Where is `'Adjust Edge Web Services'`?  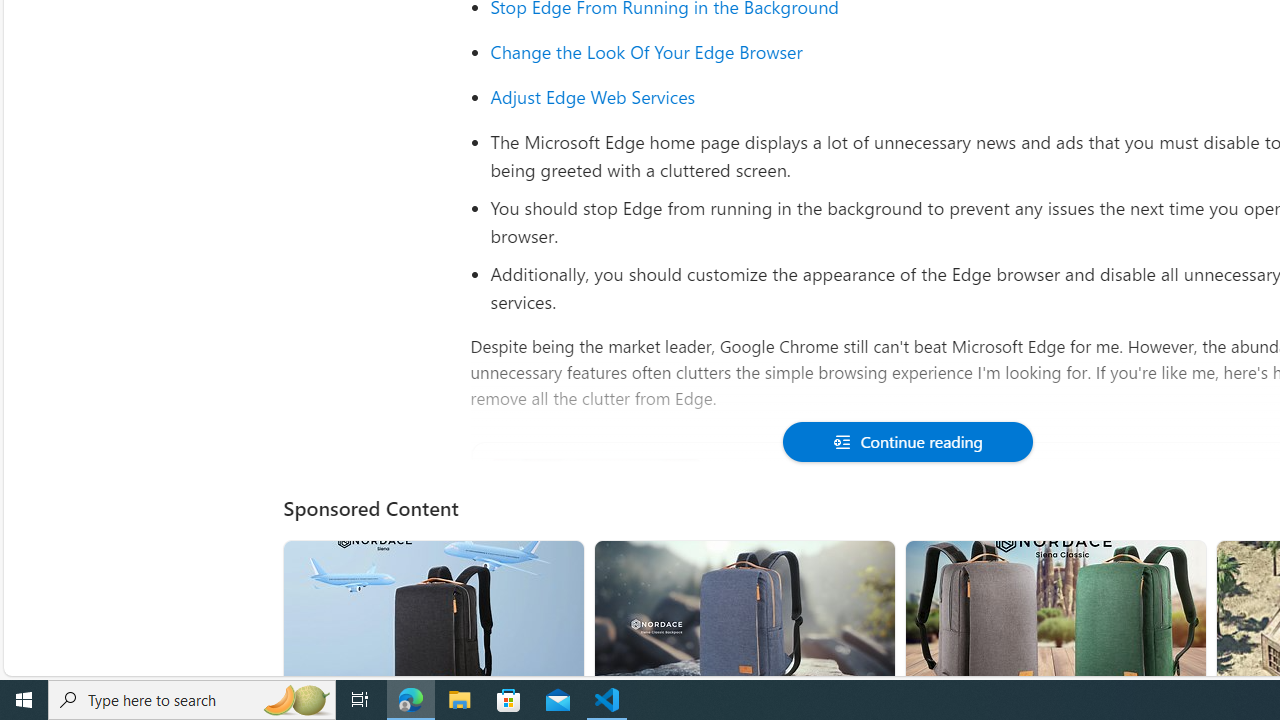
'Adjust Edge Web Services' is located at coordinates (592, 96).